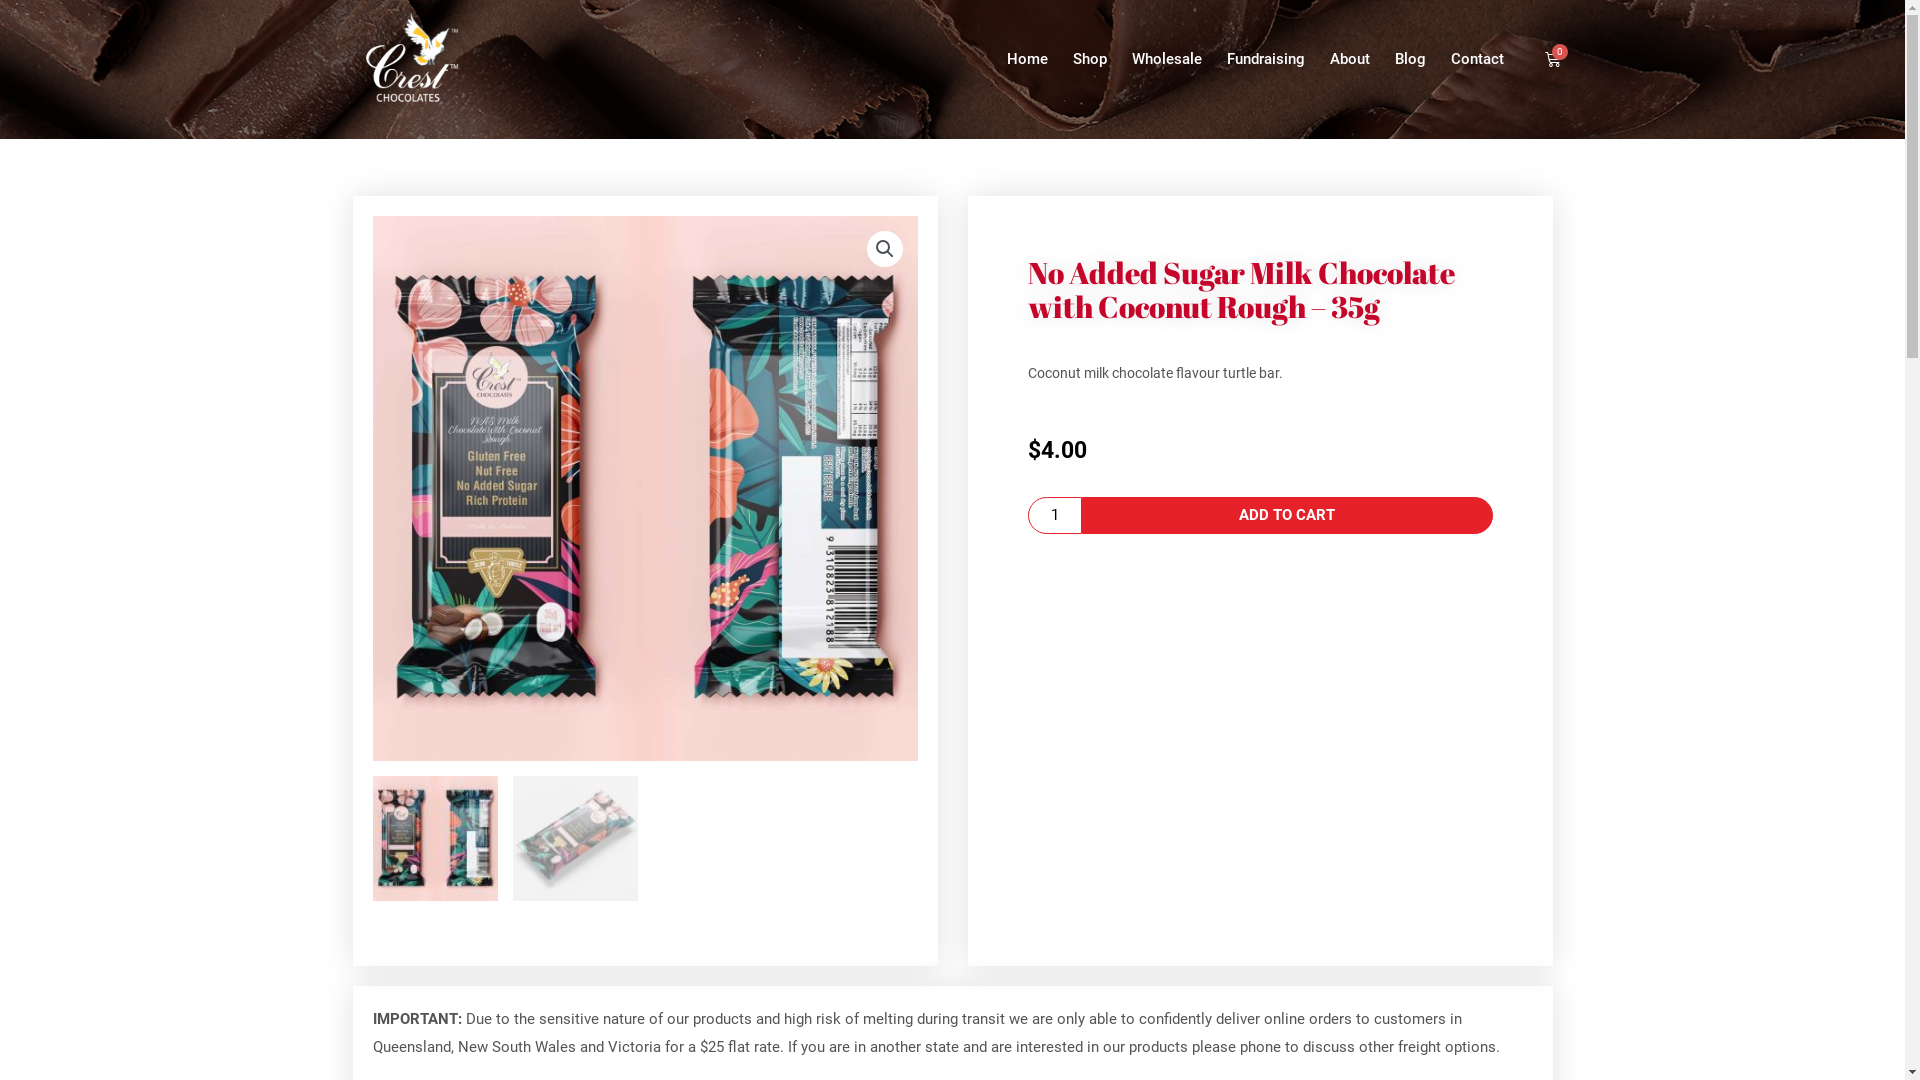  What do you see at coordinates (1088, 57) in the screenshot?
I see `'Shop'` at bounding box center [1088, 57].